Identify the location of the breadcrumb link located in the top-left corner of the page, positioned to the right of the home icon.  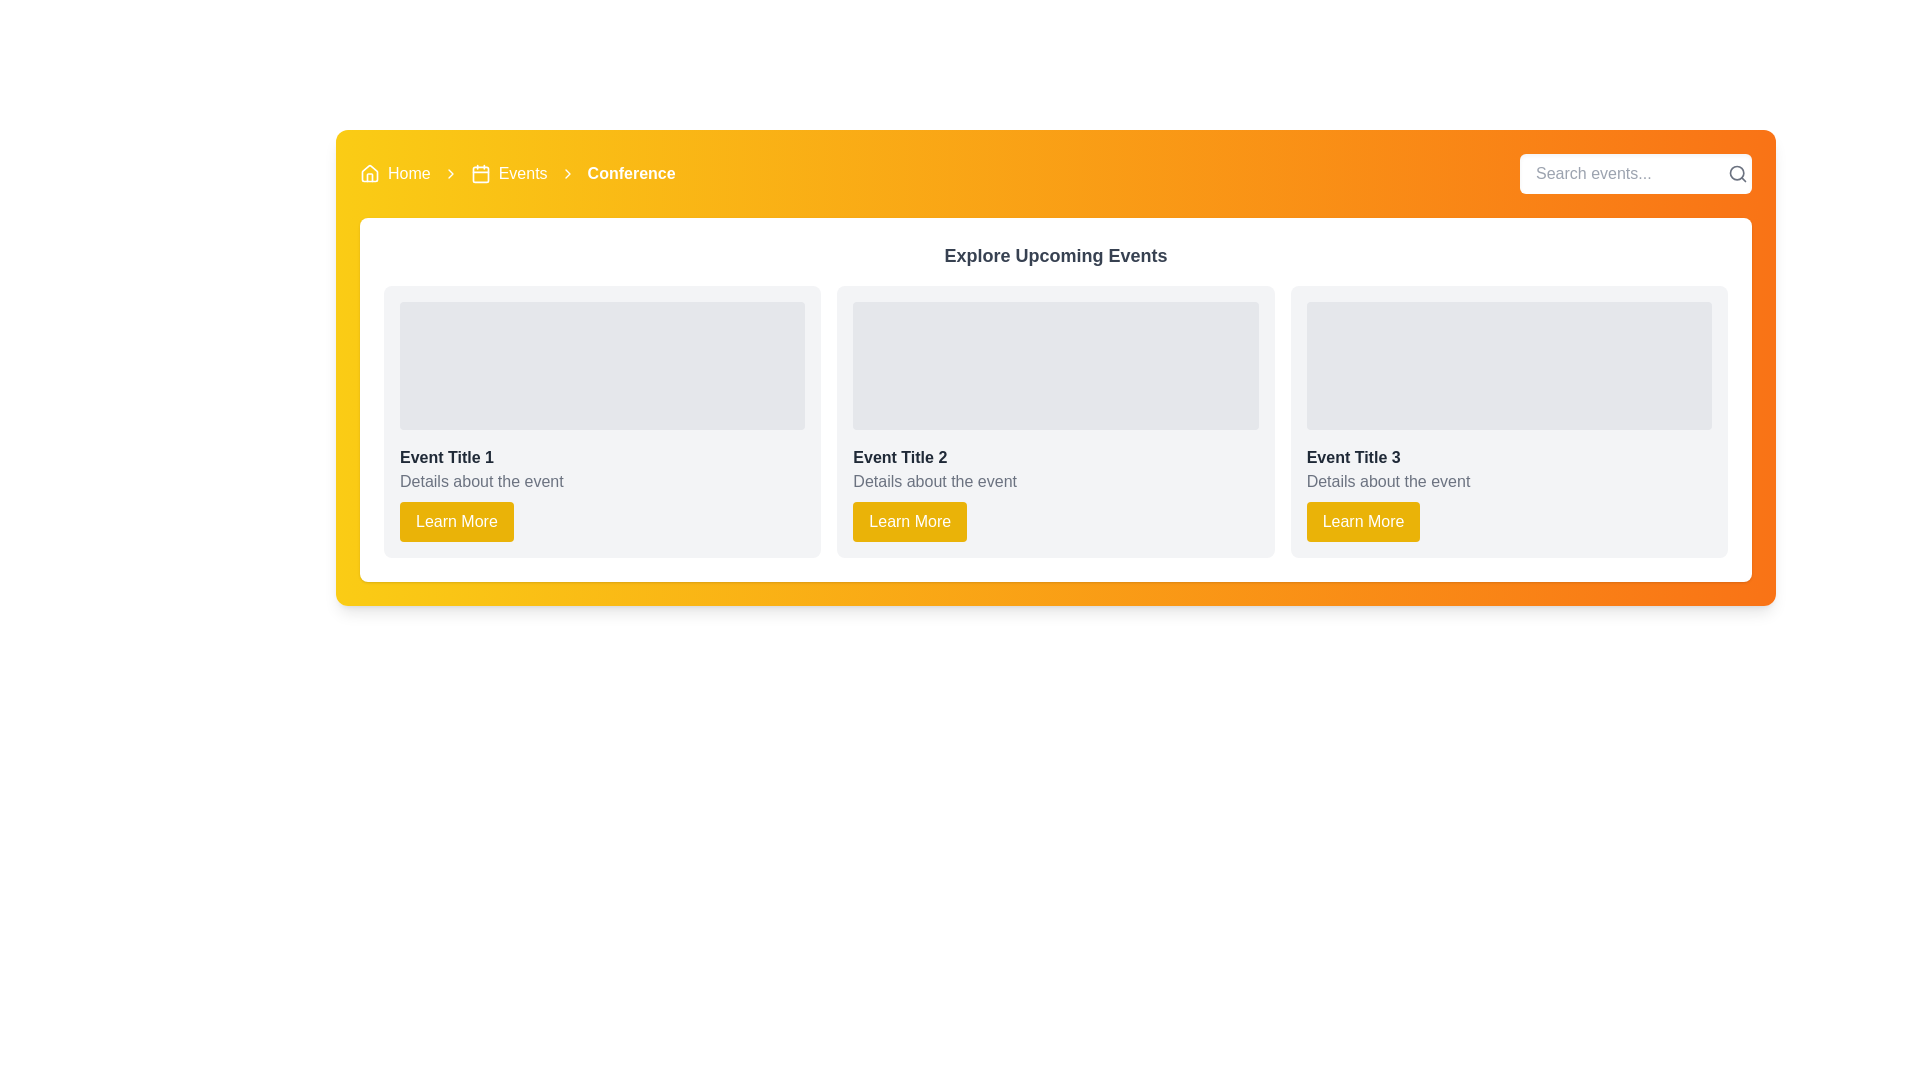
(408, 172).